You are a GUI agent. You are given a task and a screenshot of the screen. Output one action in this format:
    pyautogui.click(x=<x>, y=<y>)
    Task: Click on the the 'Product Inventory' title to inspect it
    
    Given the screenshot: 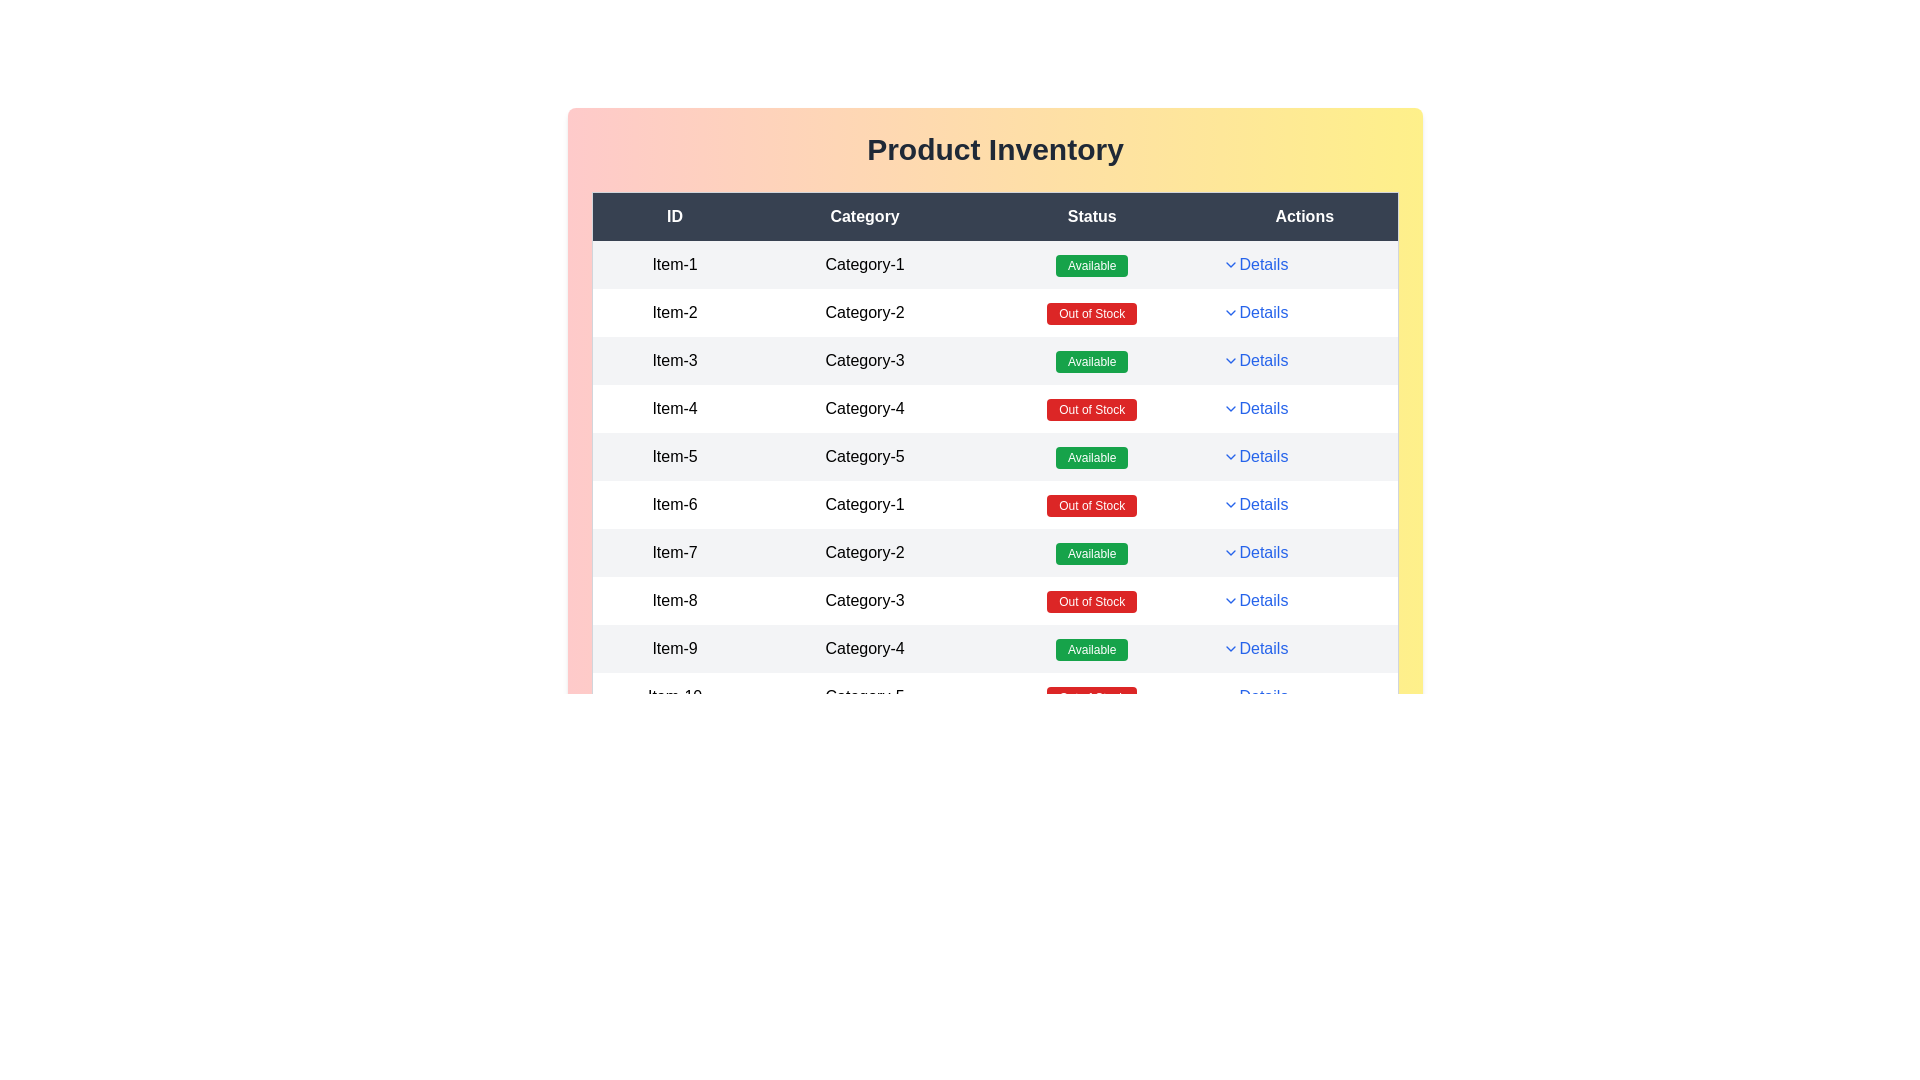 What is the action you would take?
    pyautogui.click(x=995, y=149)
    